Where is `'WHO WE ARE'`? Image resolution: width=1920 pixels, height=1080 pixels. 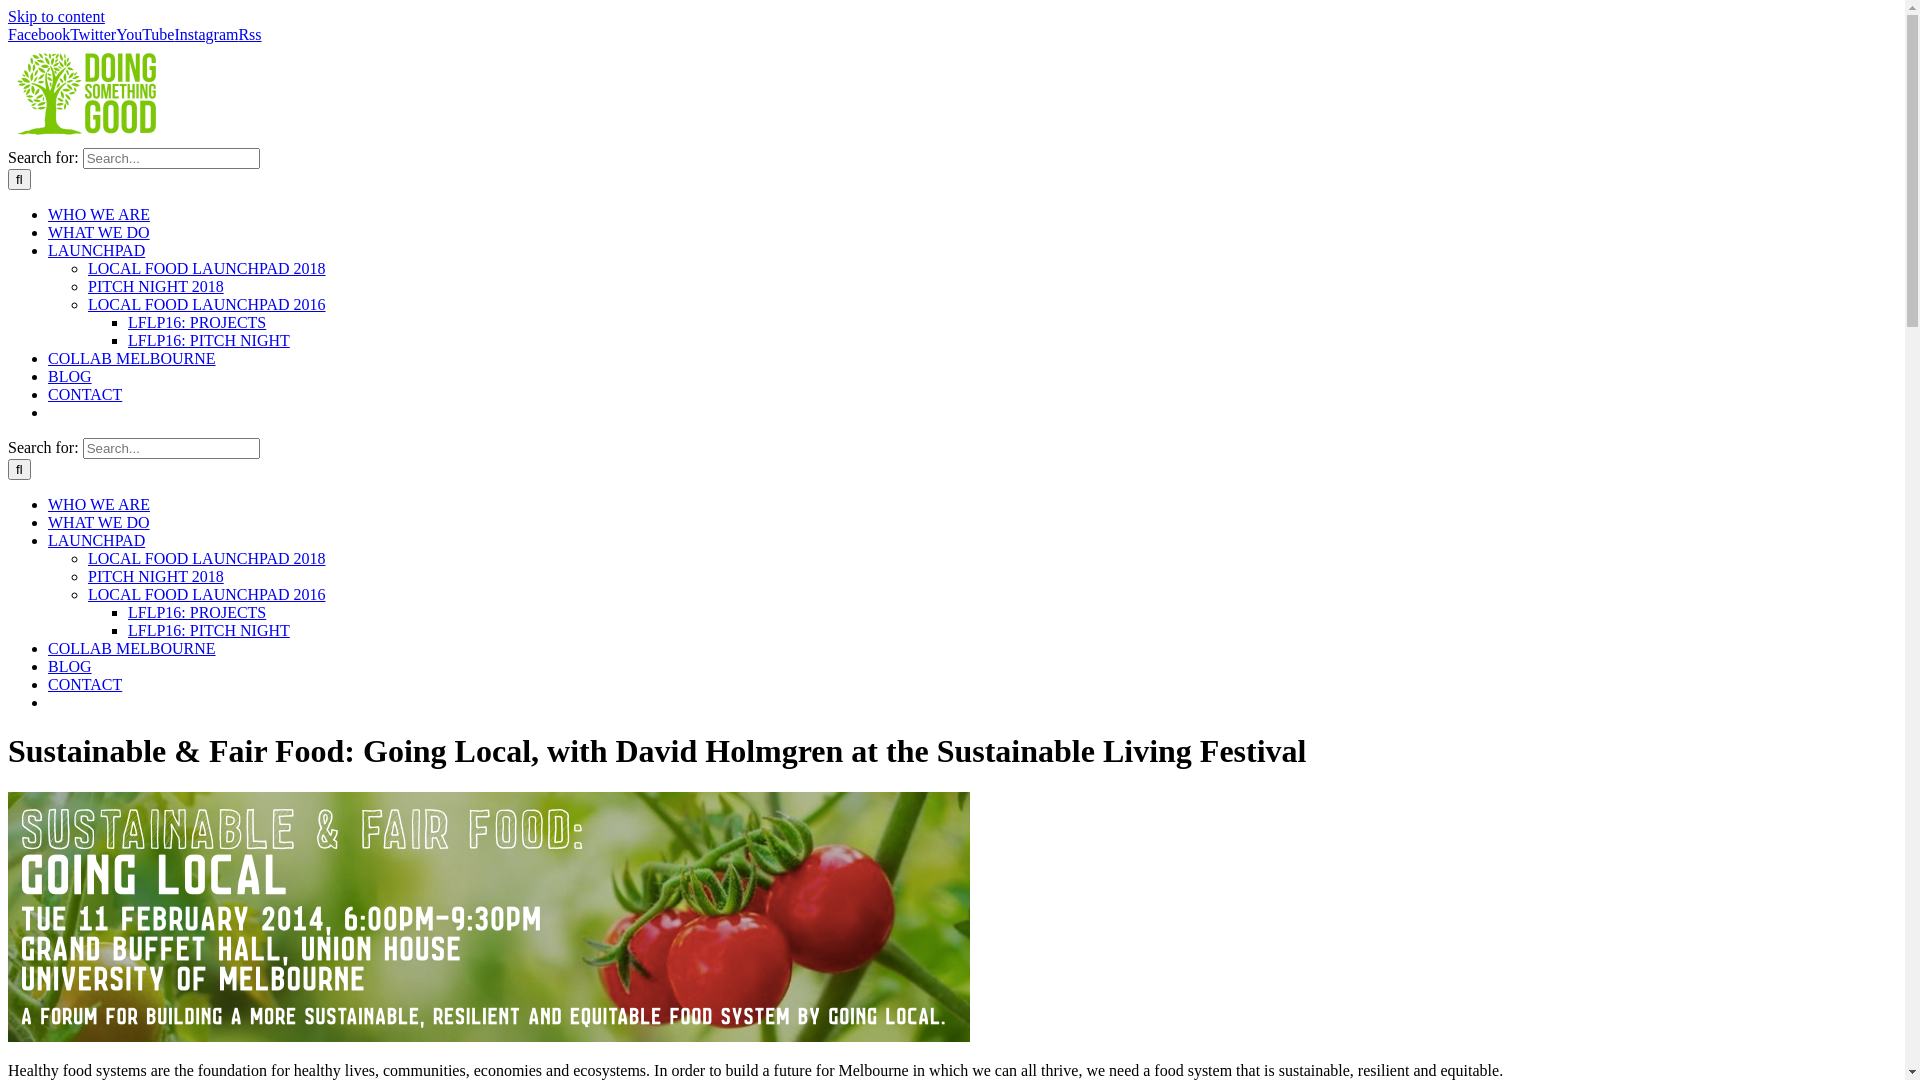 'WHO WE ARE' is located at coordinates (98, 503).